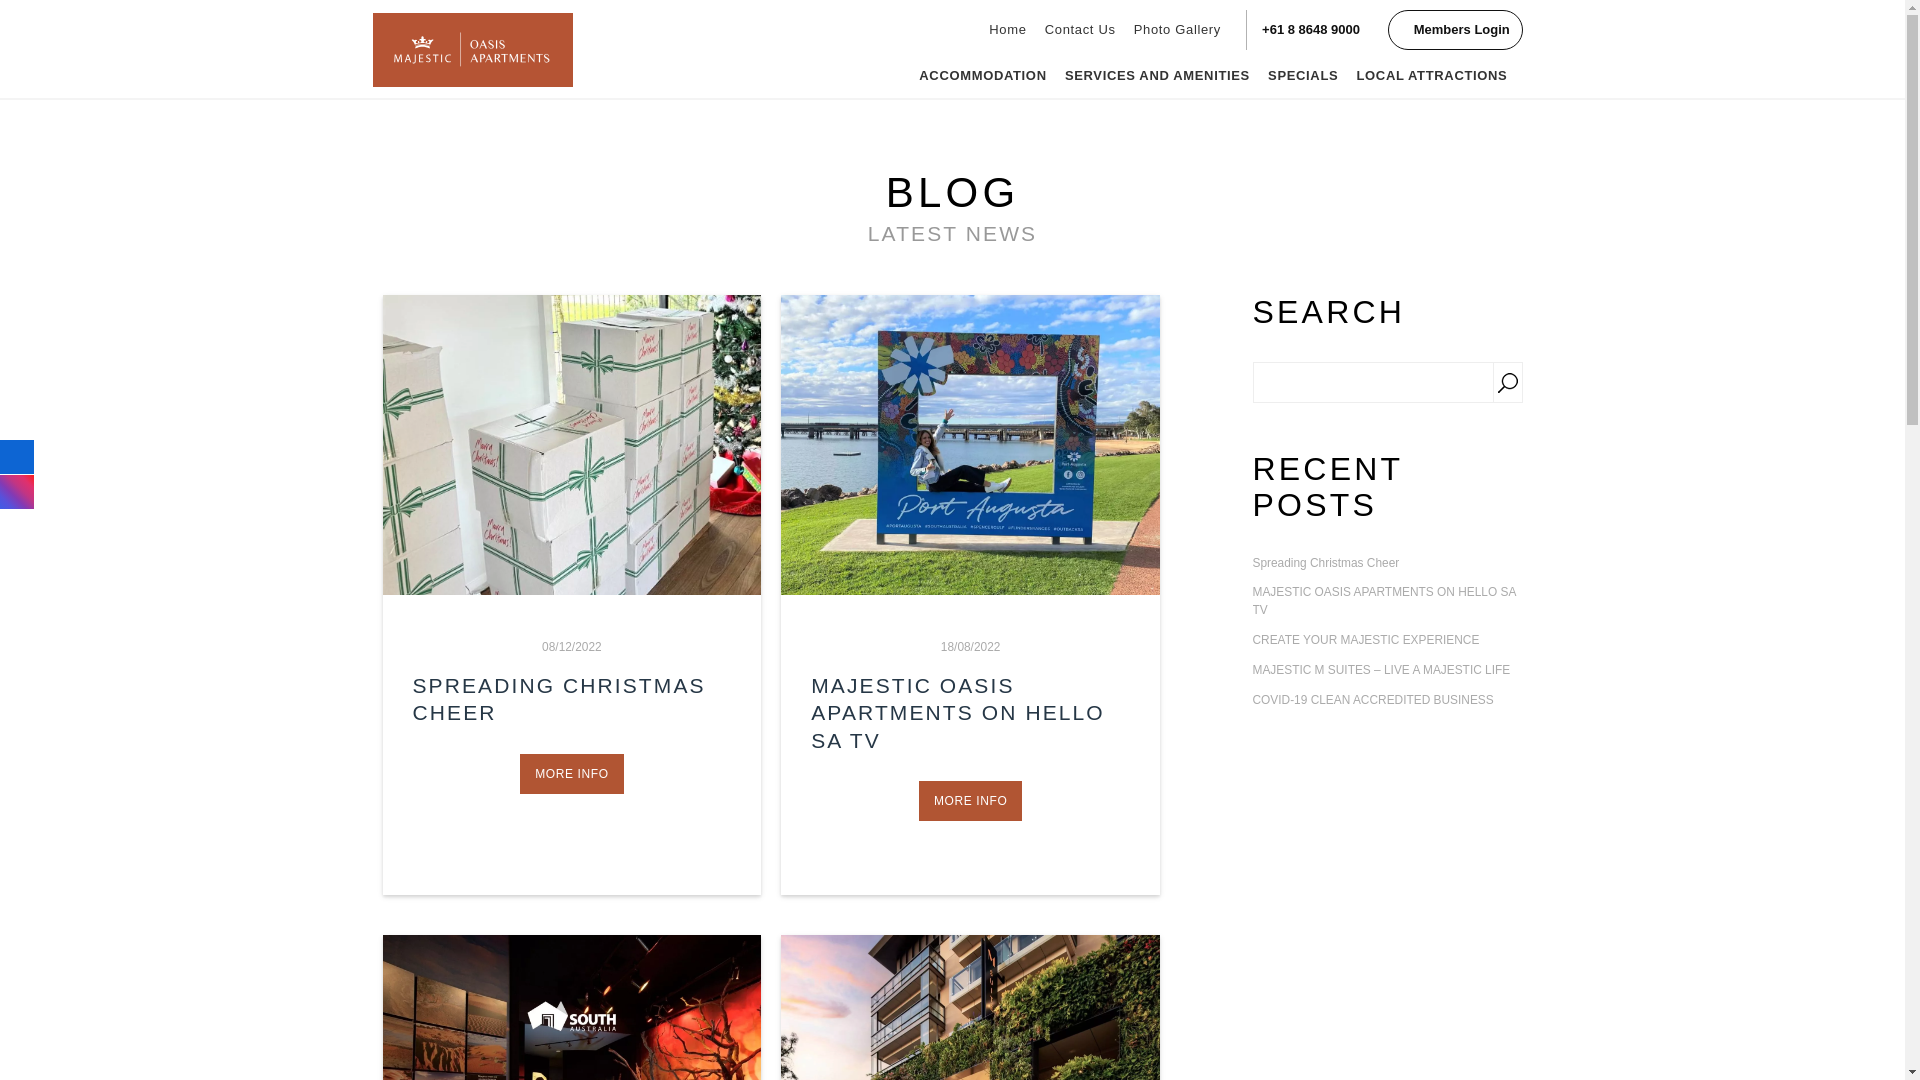 The height and width of the screenshot is (1080, 1920). Describe the element at coordinates (970, 647) in the screenshot. I see `'18/08/2022'` at that location.